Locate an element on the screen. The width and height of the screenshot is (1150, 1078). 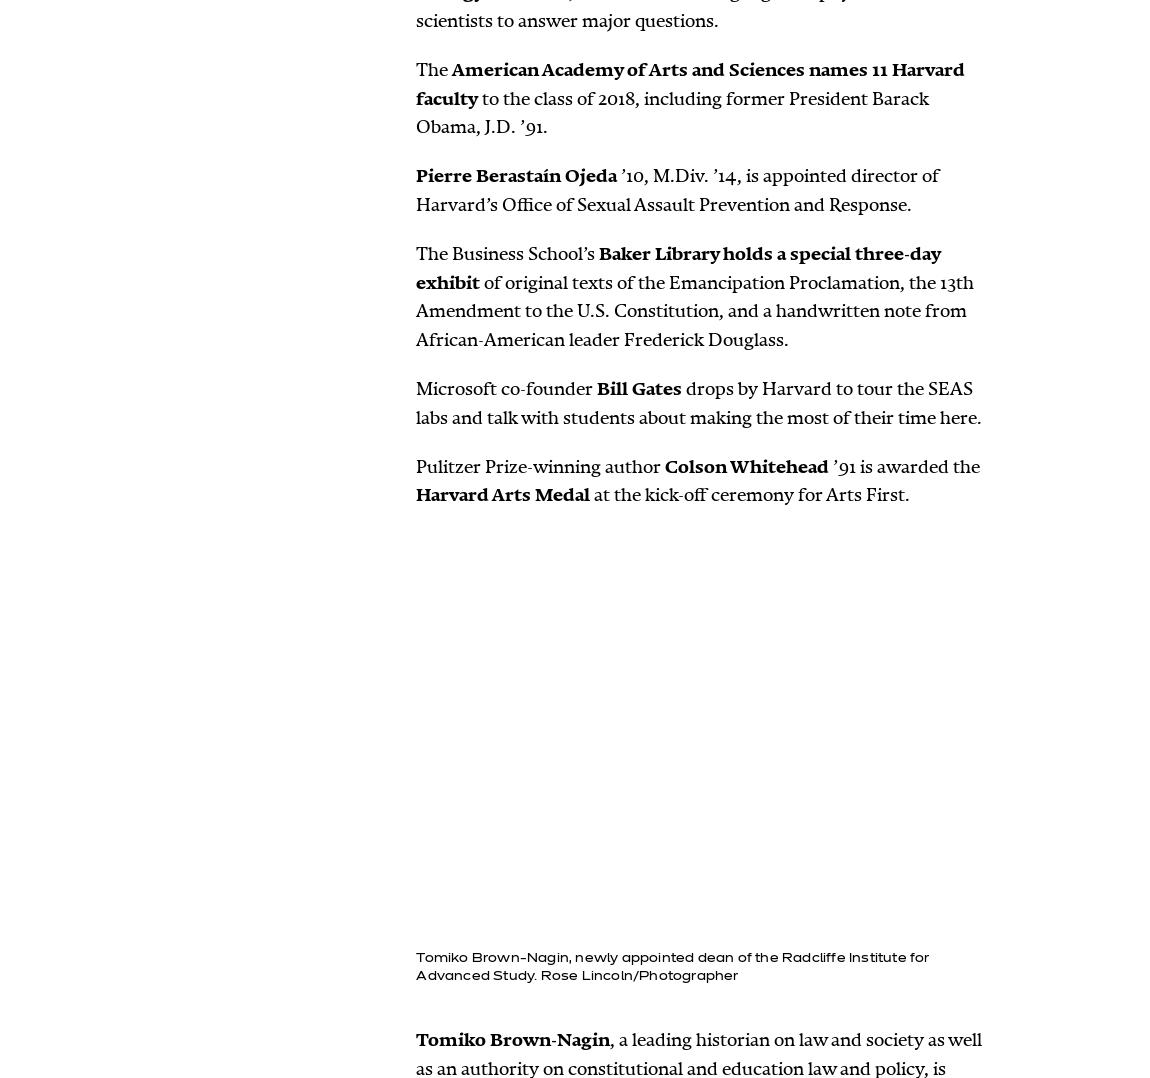
'Tomiko Brown-Nagin' is located at coordinates (415, 1038).